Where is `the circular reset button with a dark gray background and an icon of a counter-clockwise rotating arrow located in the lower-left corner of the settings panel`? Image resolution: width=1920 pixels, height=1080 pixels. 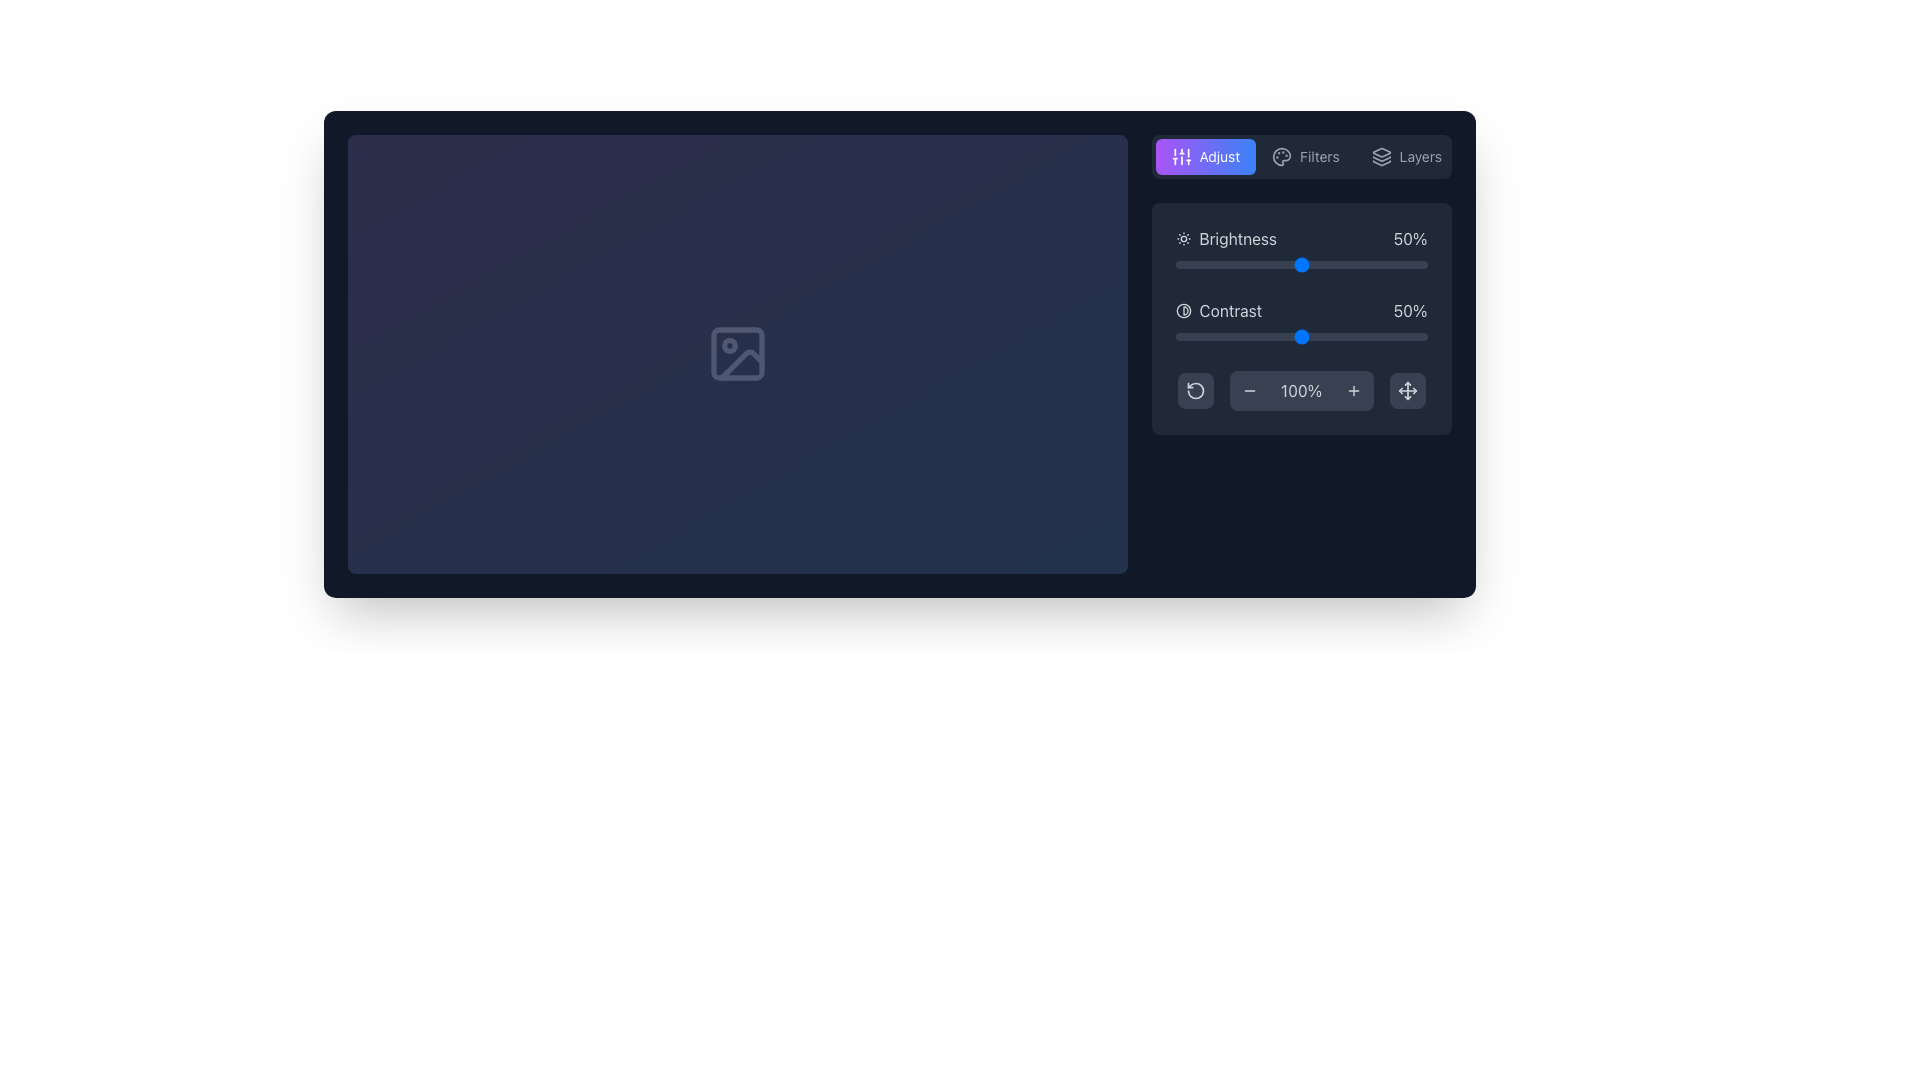 the circular reset button with a dark gray background and an icon of a counter-clockwise rotating arrow located in the lower-left corner of the settings panel is located at coordinates (1195, 390).